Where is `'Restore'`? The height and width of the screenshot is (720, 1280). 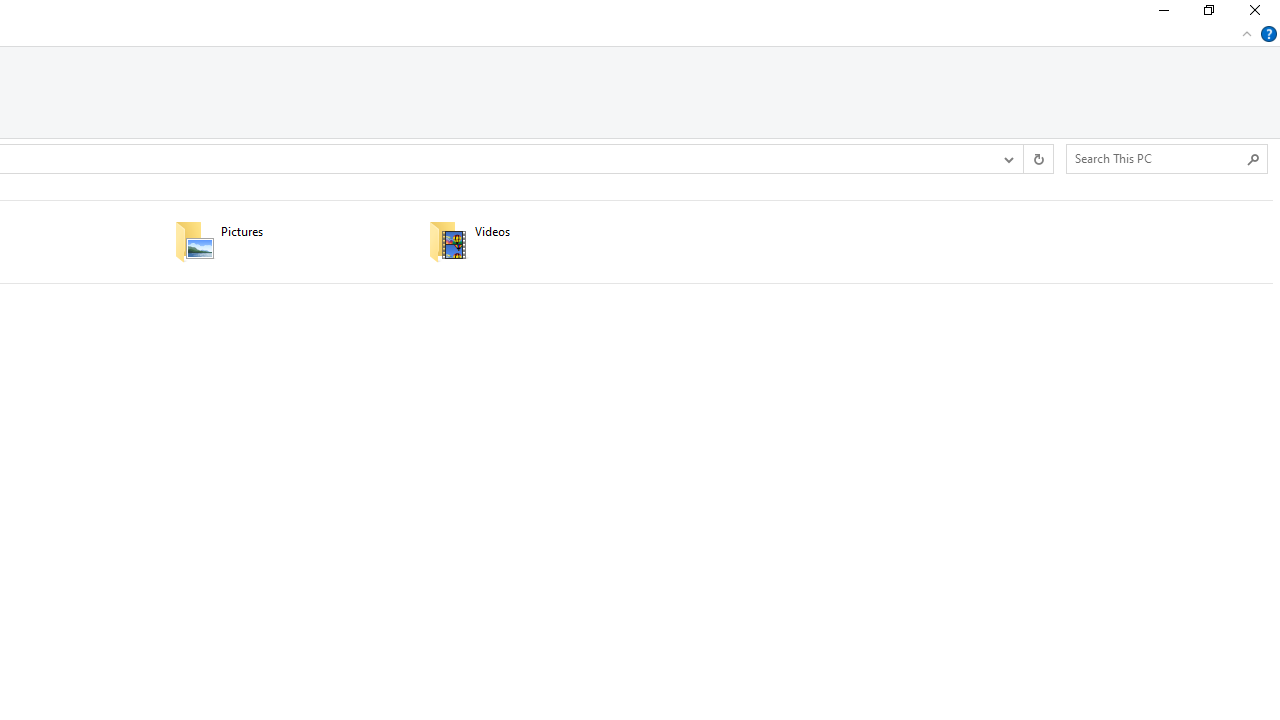
'Restore' is located at coordinates (1207, 15).